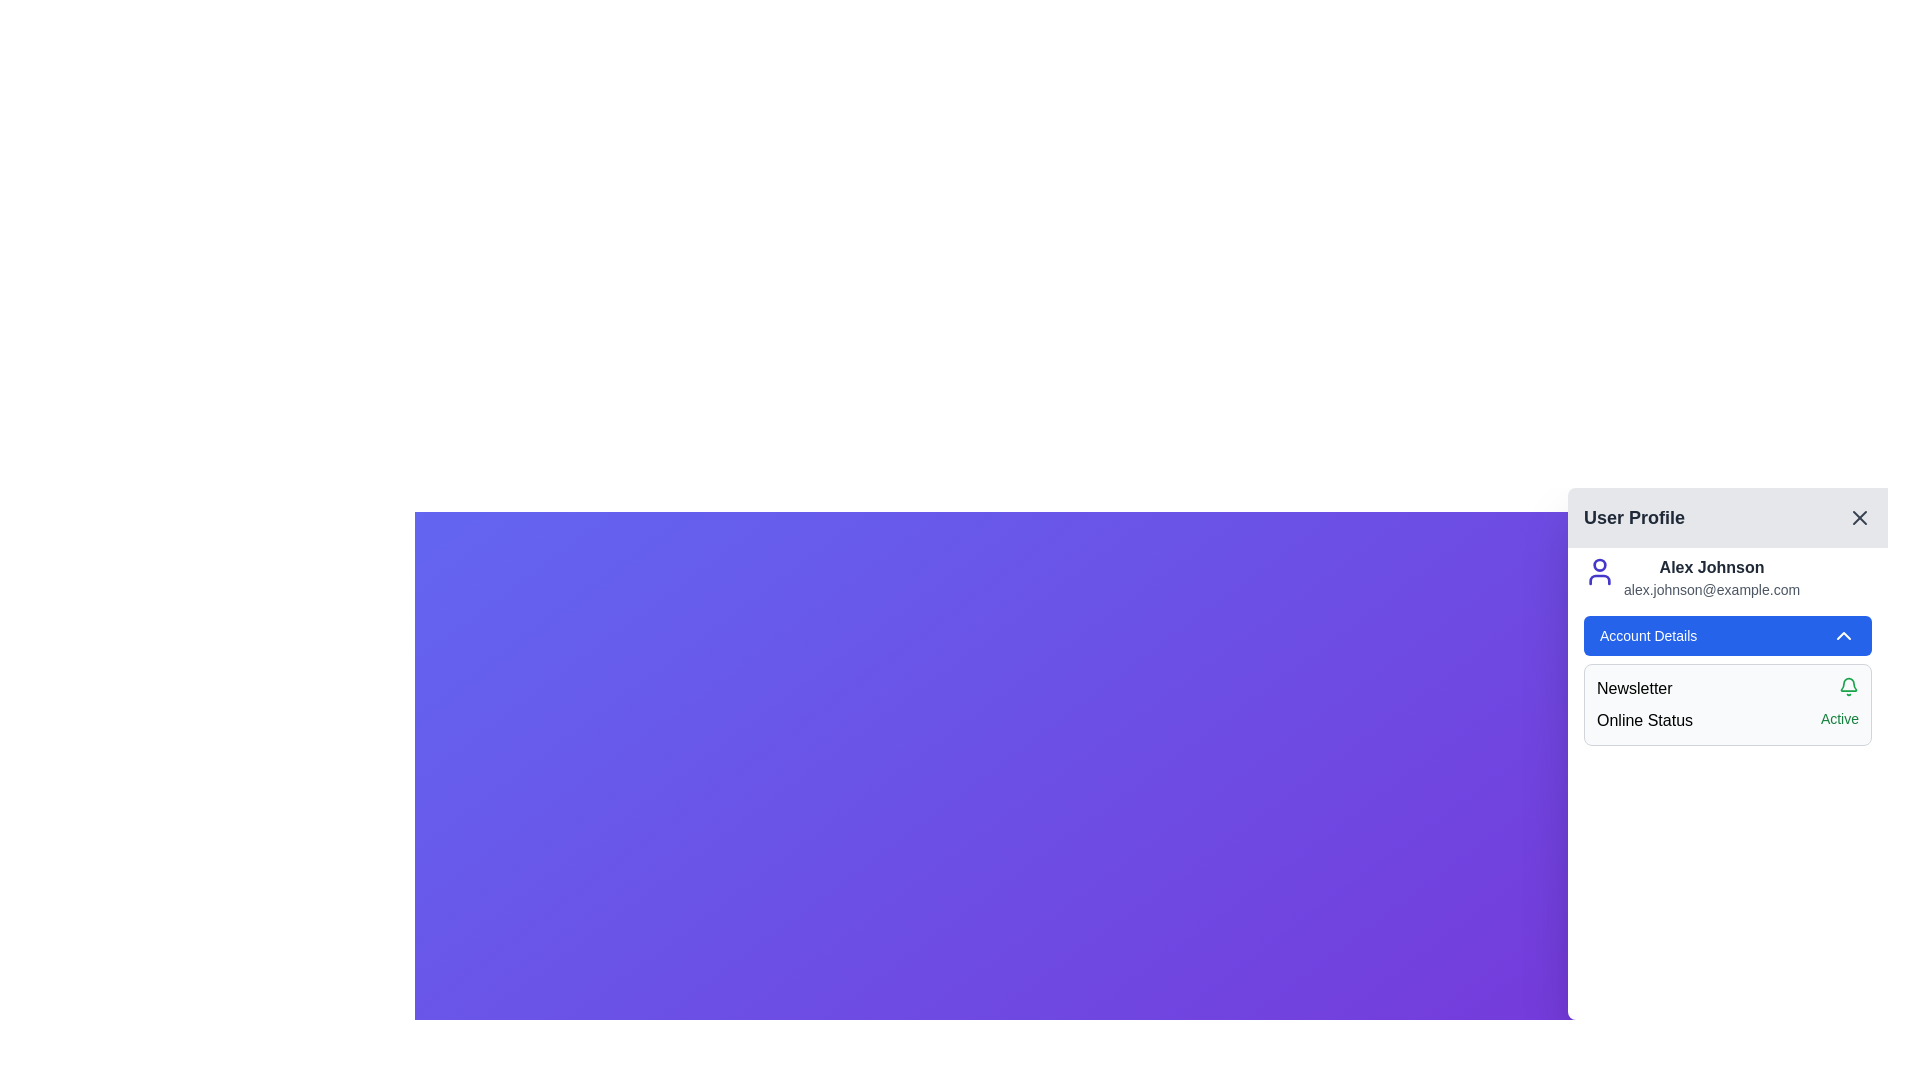 This screenshot has width=1920, height=1080. I want to click on the 'Online Status' section of the Sidebar user profile panel, so click(1727, 753).